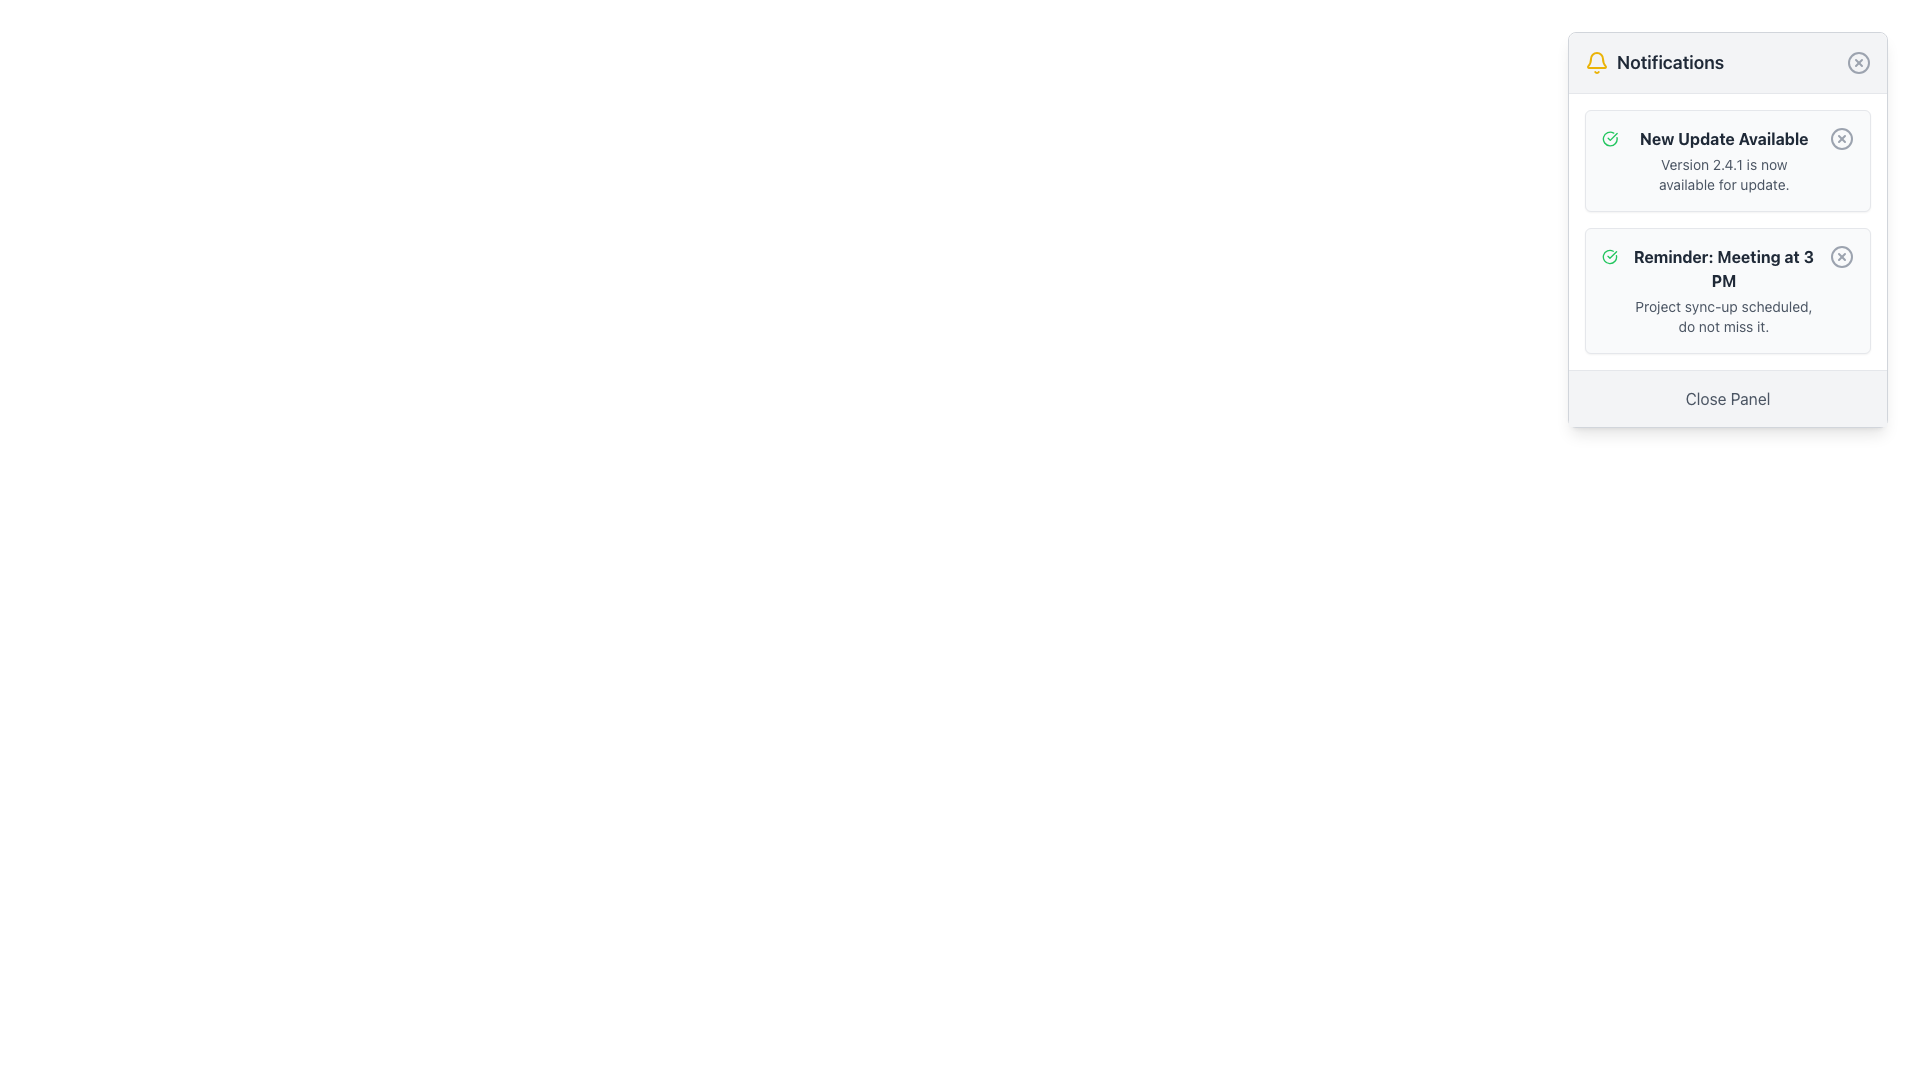  What do you see at coordinates (1841, 137) in the screenshot?
I see `the small circular button with a gray outline and 'X' icon located to the right of the text 'New Update Available Version 2.4.1 is now available for update.'` at bounding box center [1841, 137].